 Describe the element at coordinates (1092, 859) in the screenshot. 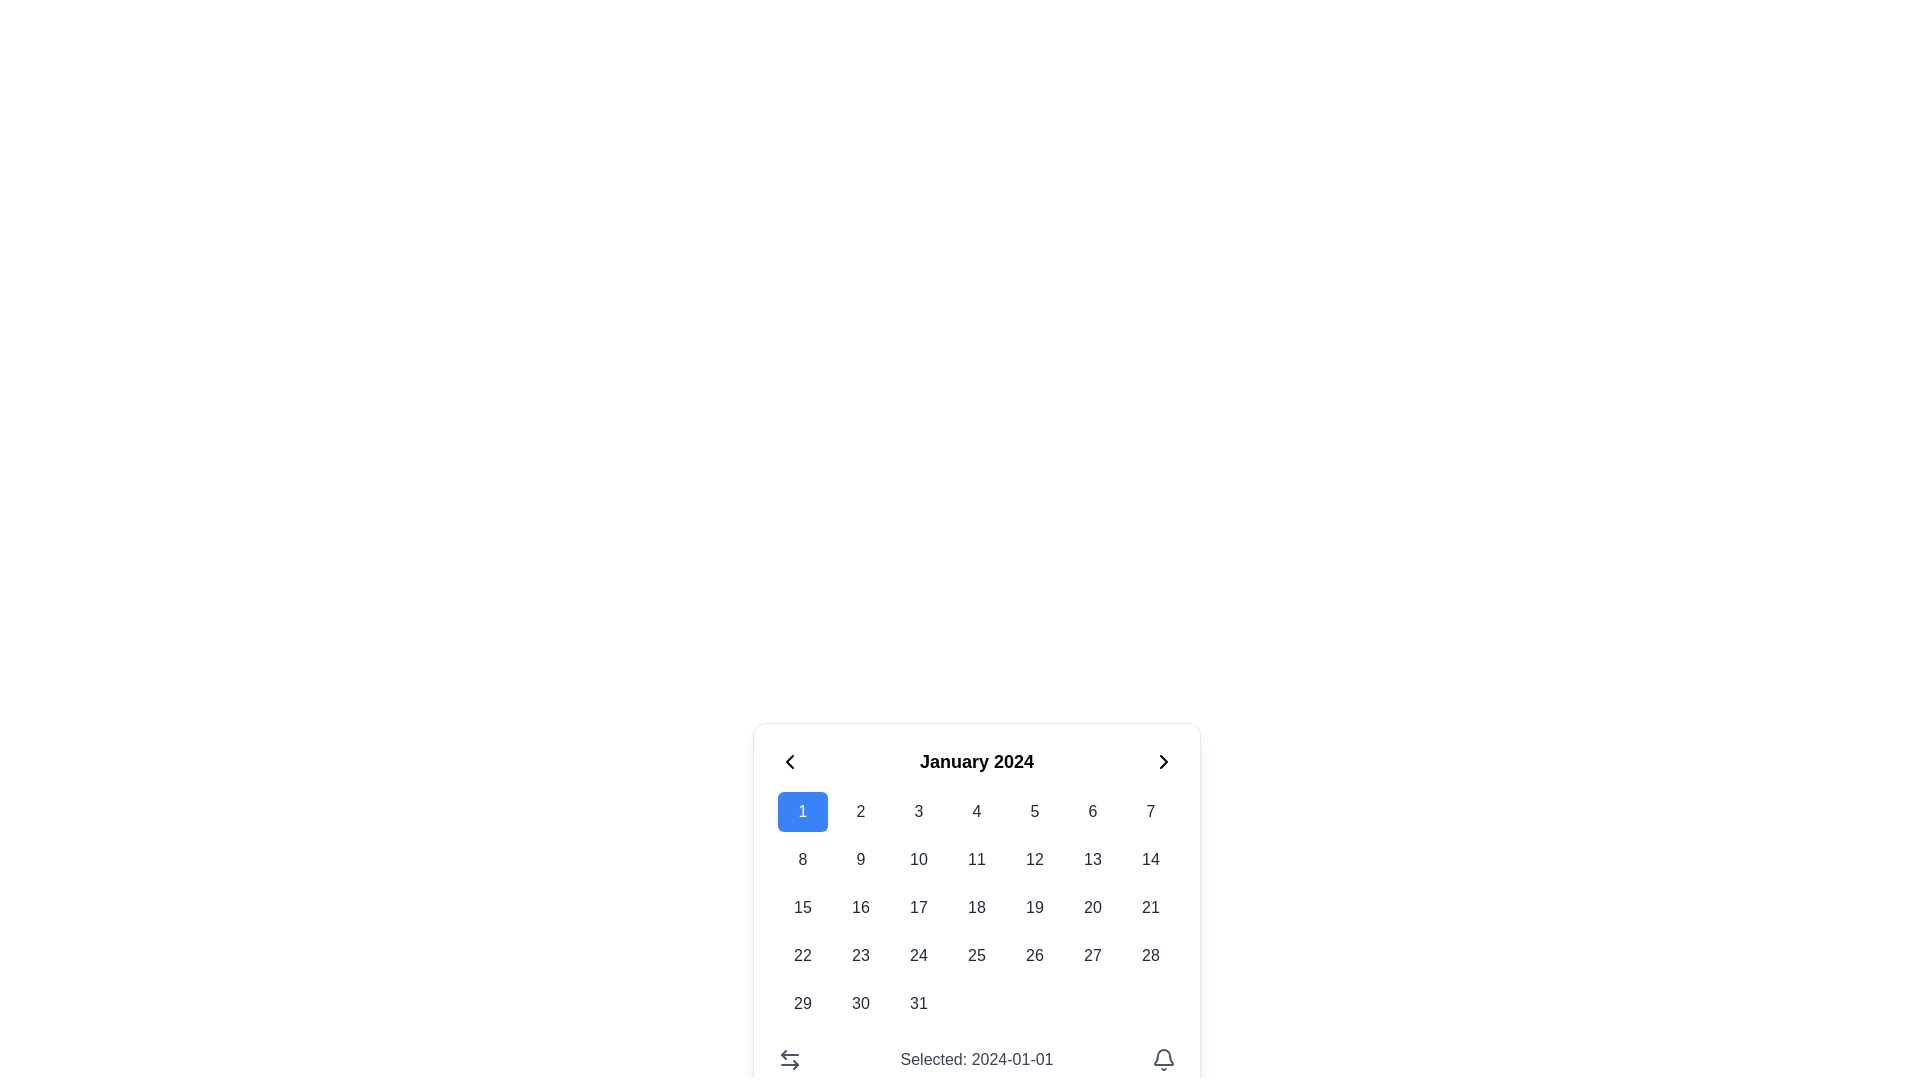

I see `the button labeled '13'` at that location.